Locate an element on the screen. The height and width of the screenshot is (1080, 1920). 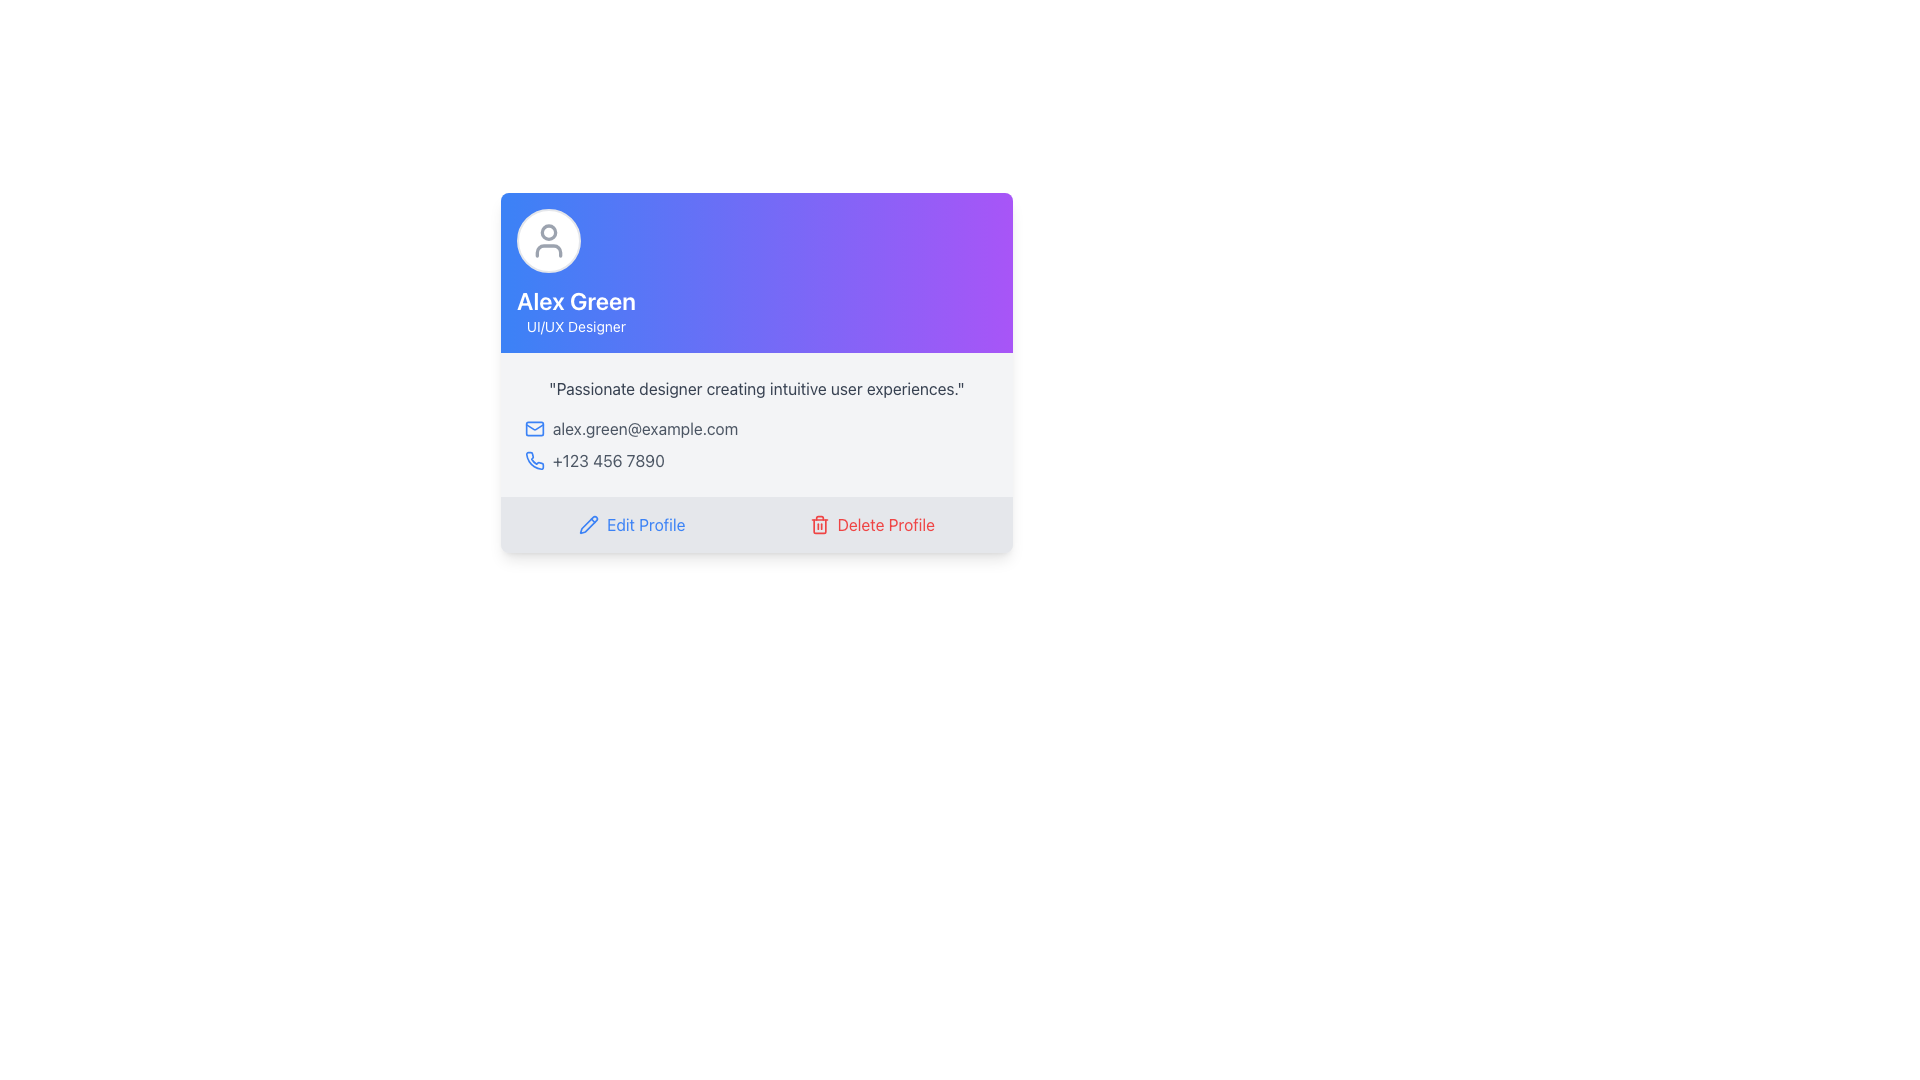
the compact red trash can icon located to the left of the 'Delete Profile' text in the bottom-right section of the profile card is located at coordinates (819, 523).